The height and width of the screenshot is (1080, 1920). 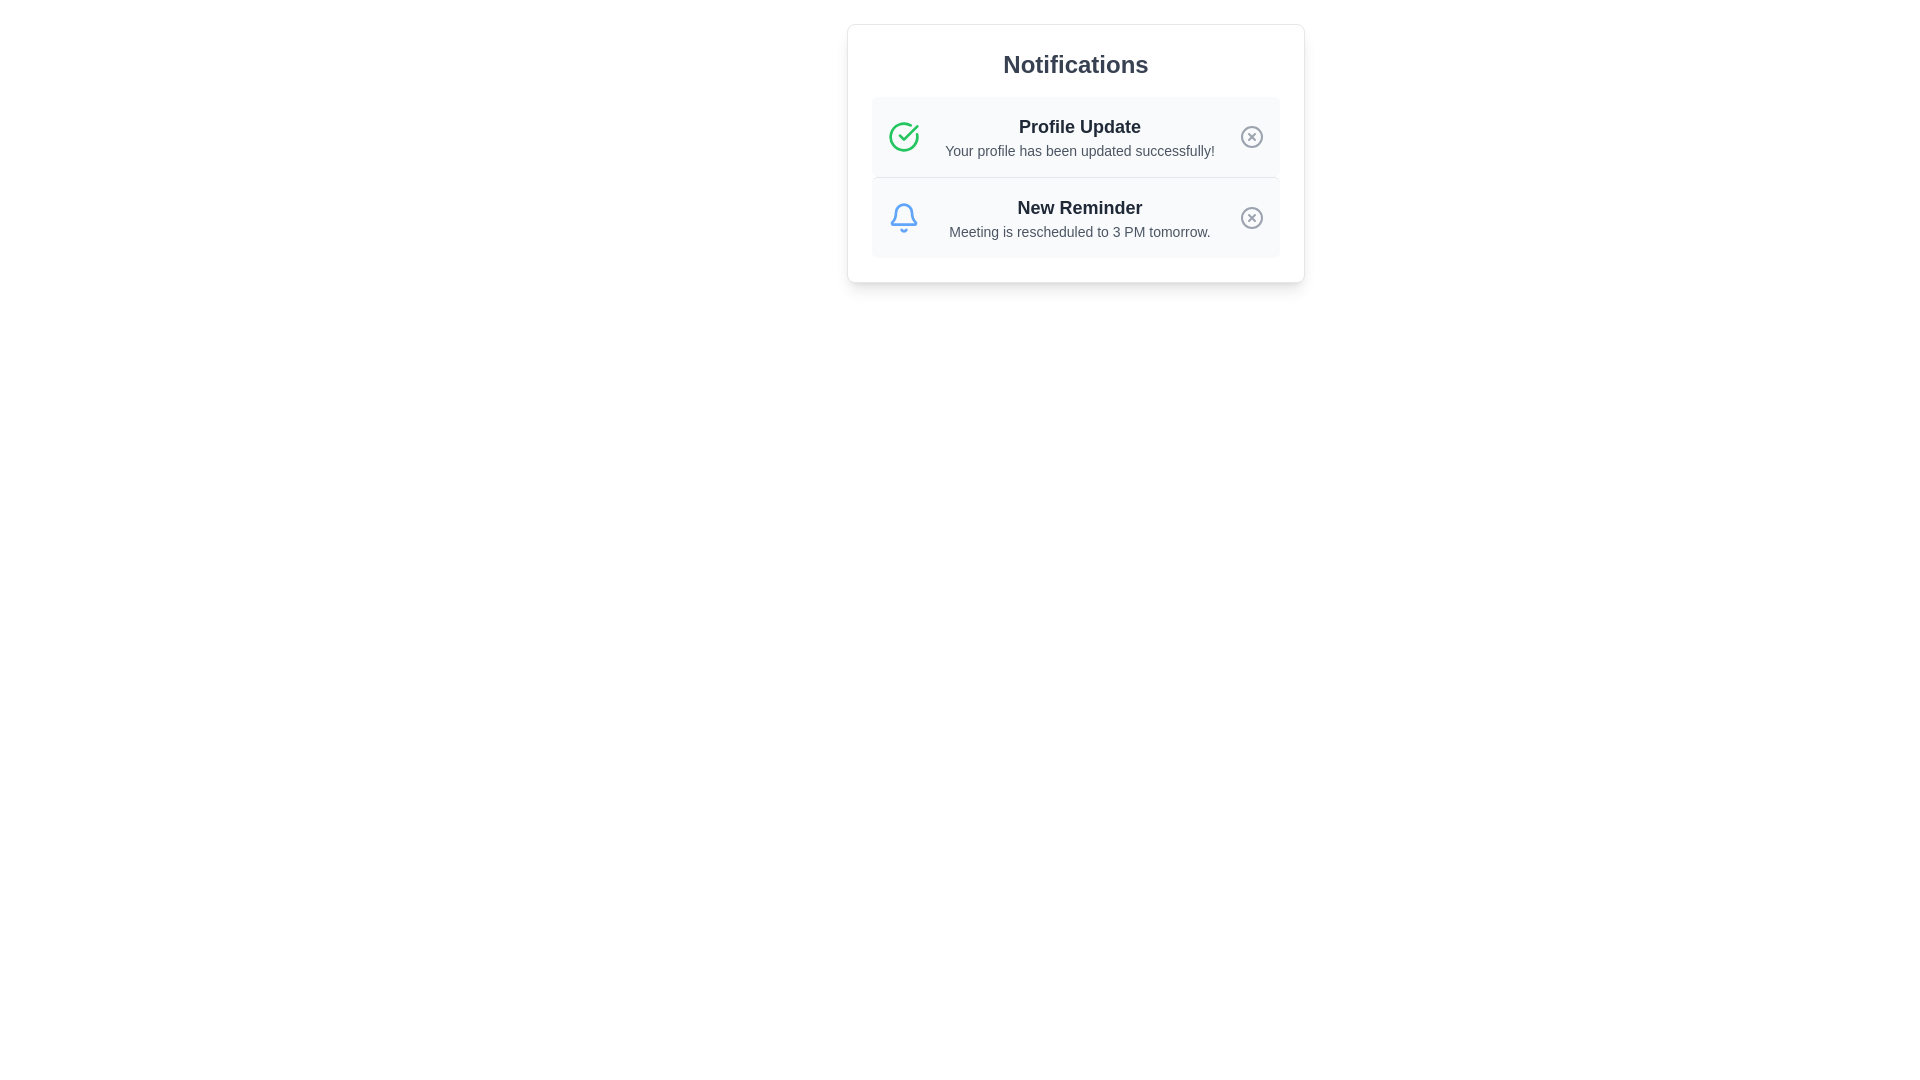 I want to click on the dismiss icon (circle with cross) located in the second row of the notification panel beside the text 'New Reminder', so click(x=1251, y=218).